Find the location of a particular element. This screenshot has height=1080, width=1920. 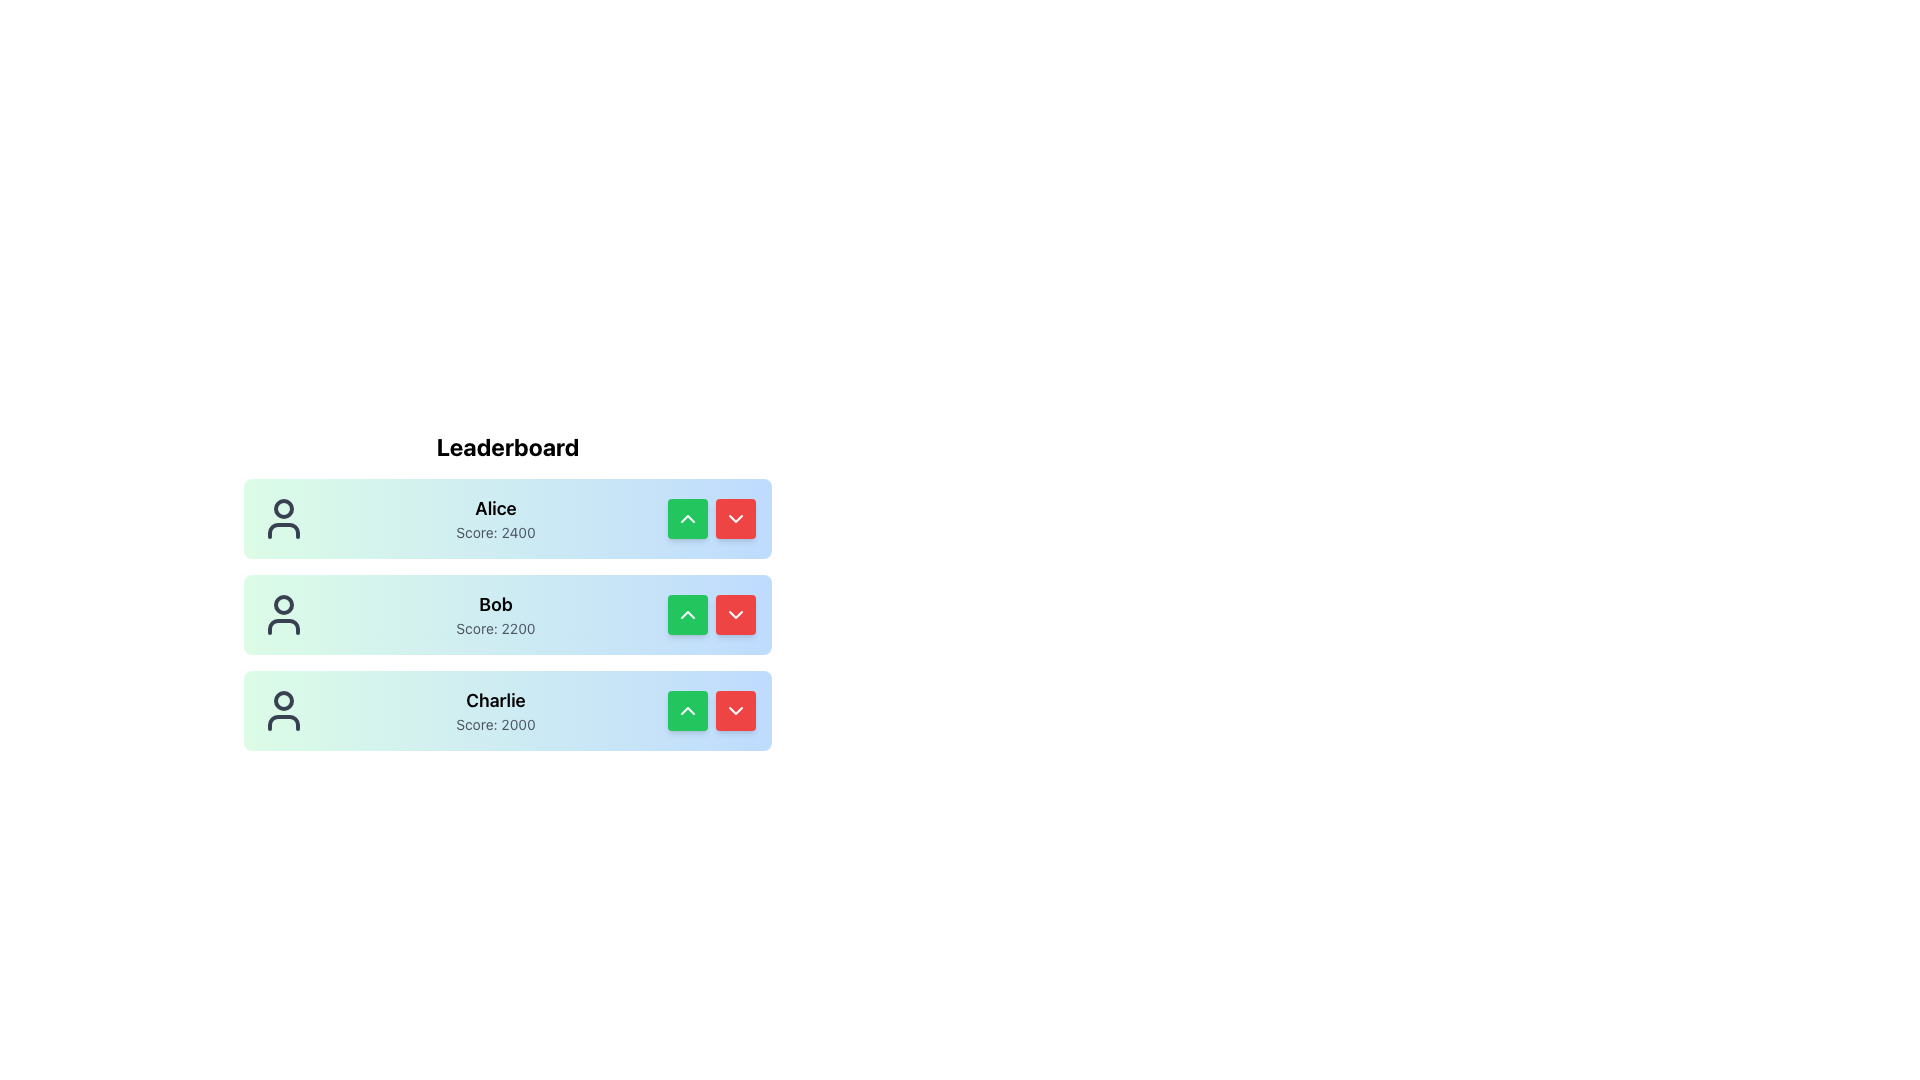

the avatar icon representing the user 'Bob' in the second row of the leaderboard, which is visually associated with his score of 2200 is located at coordinates (282, 613).